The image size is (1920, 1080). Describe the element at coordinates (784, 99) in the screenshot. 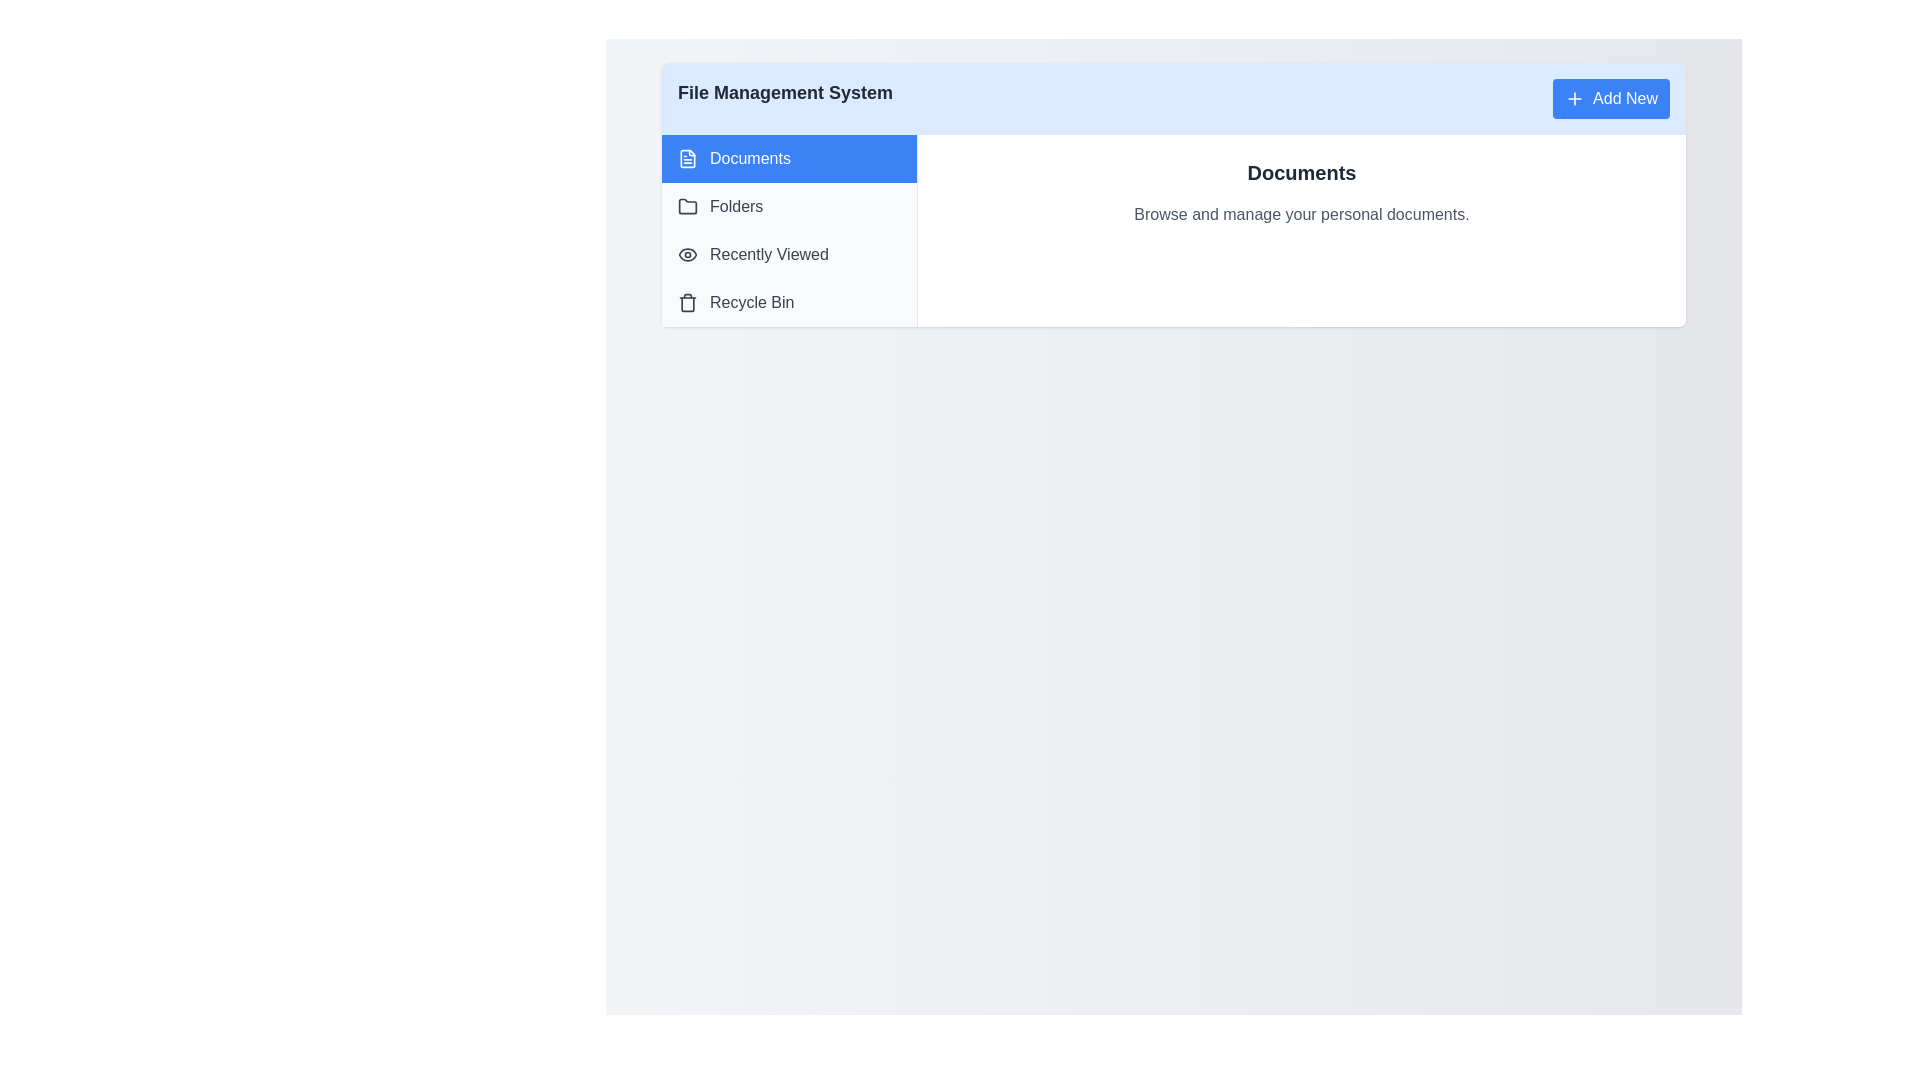

I see `the 'File Management System' text label, which is styled in bold dark gray and located in the top header bar with a light blue background` at that location.